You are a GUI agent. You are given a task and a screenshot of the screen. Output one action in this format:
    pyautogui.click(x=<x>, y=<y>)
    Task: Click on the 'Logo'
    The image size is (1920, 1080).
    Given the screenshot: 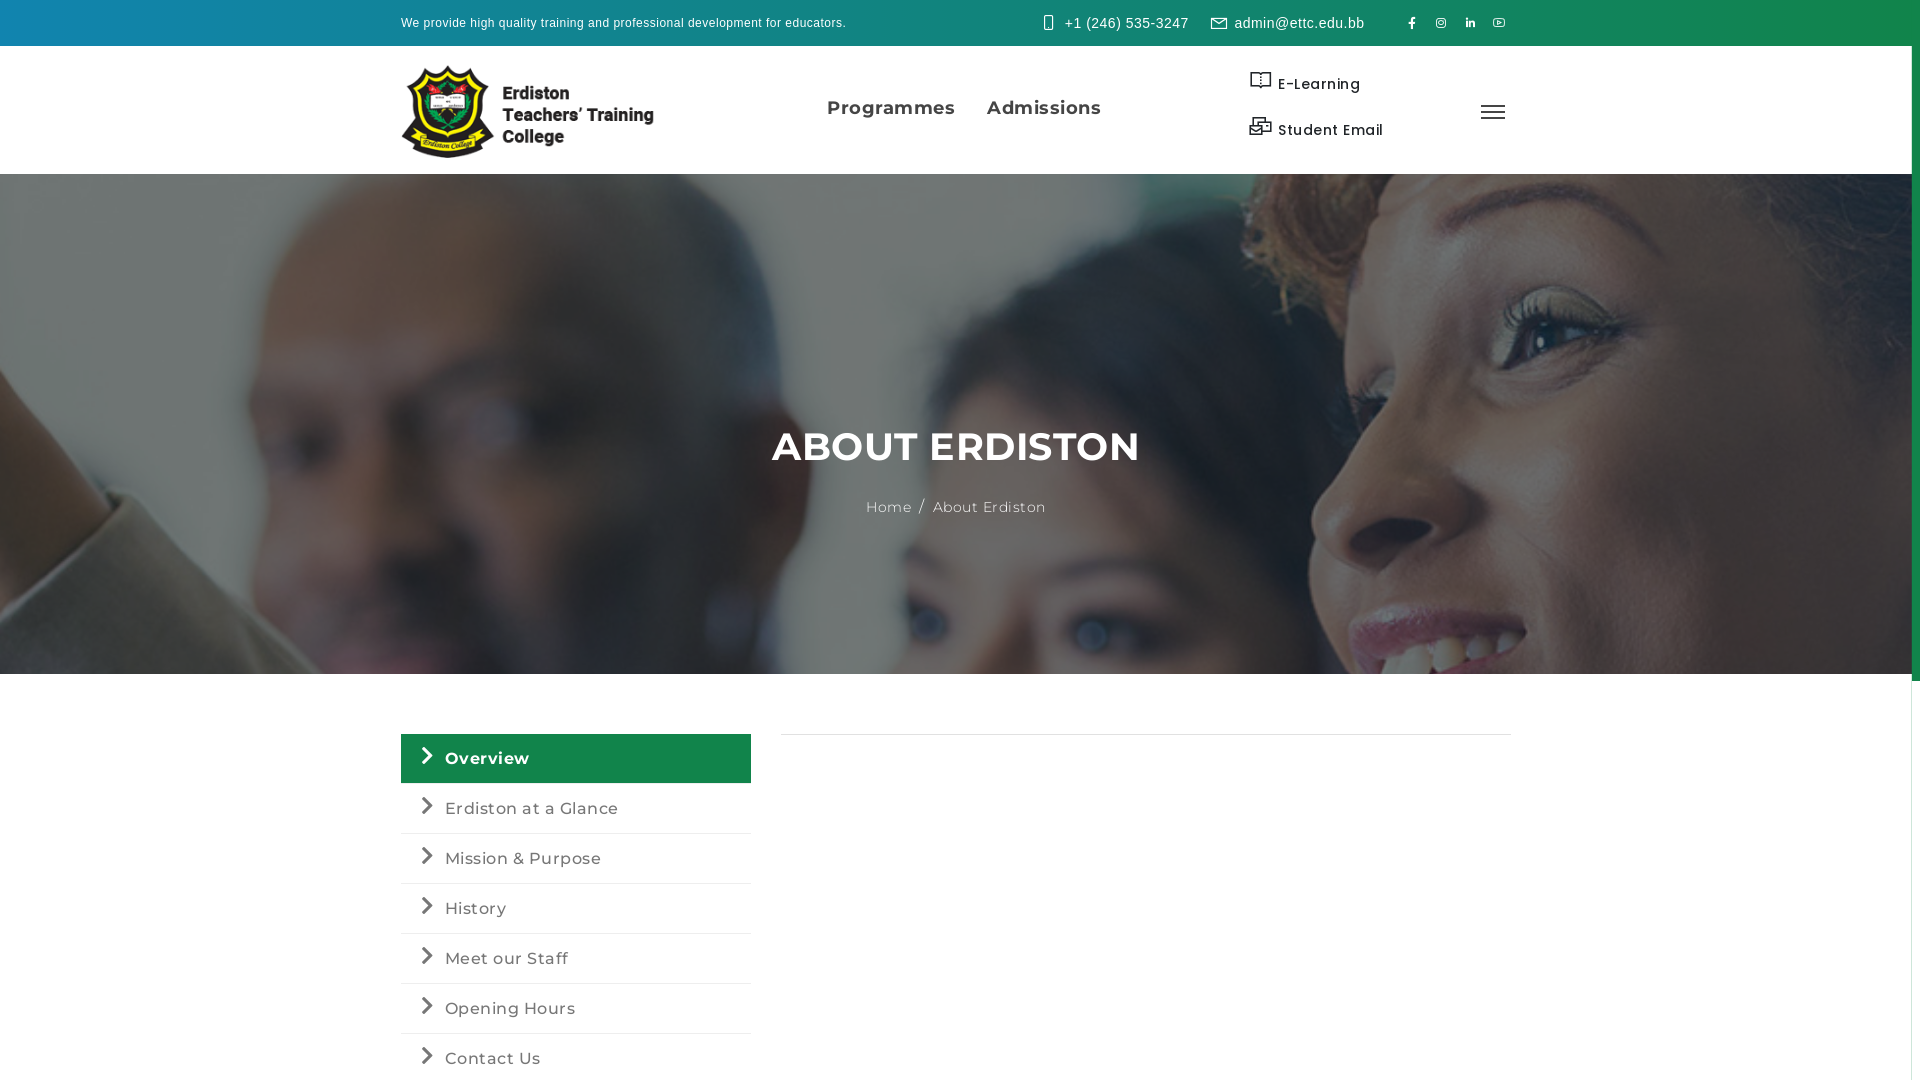 What is the action you would take?
    pyautogui.click(x=532, y=110)
    